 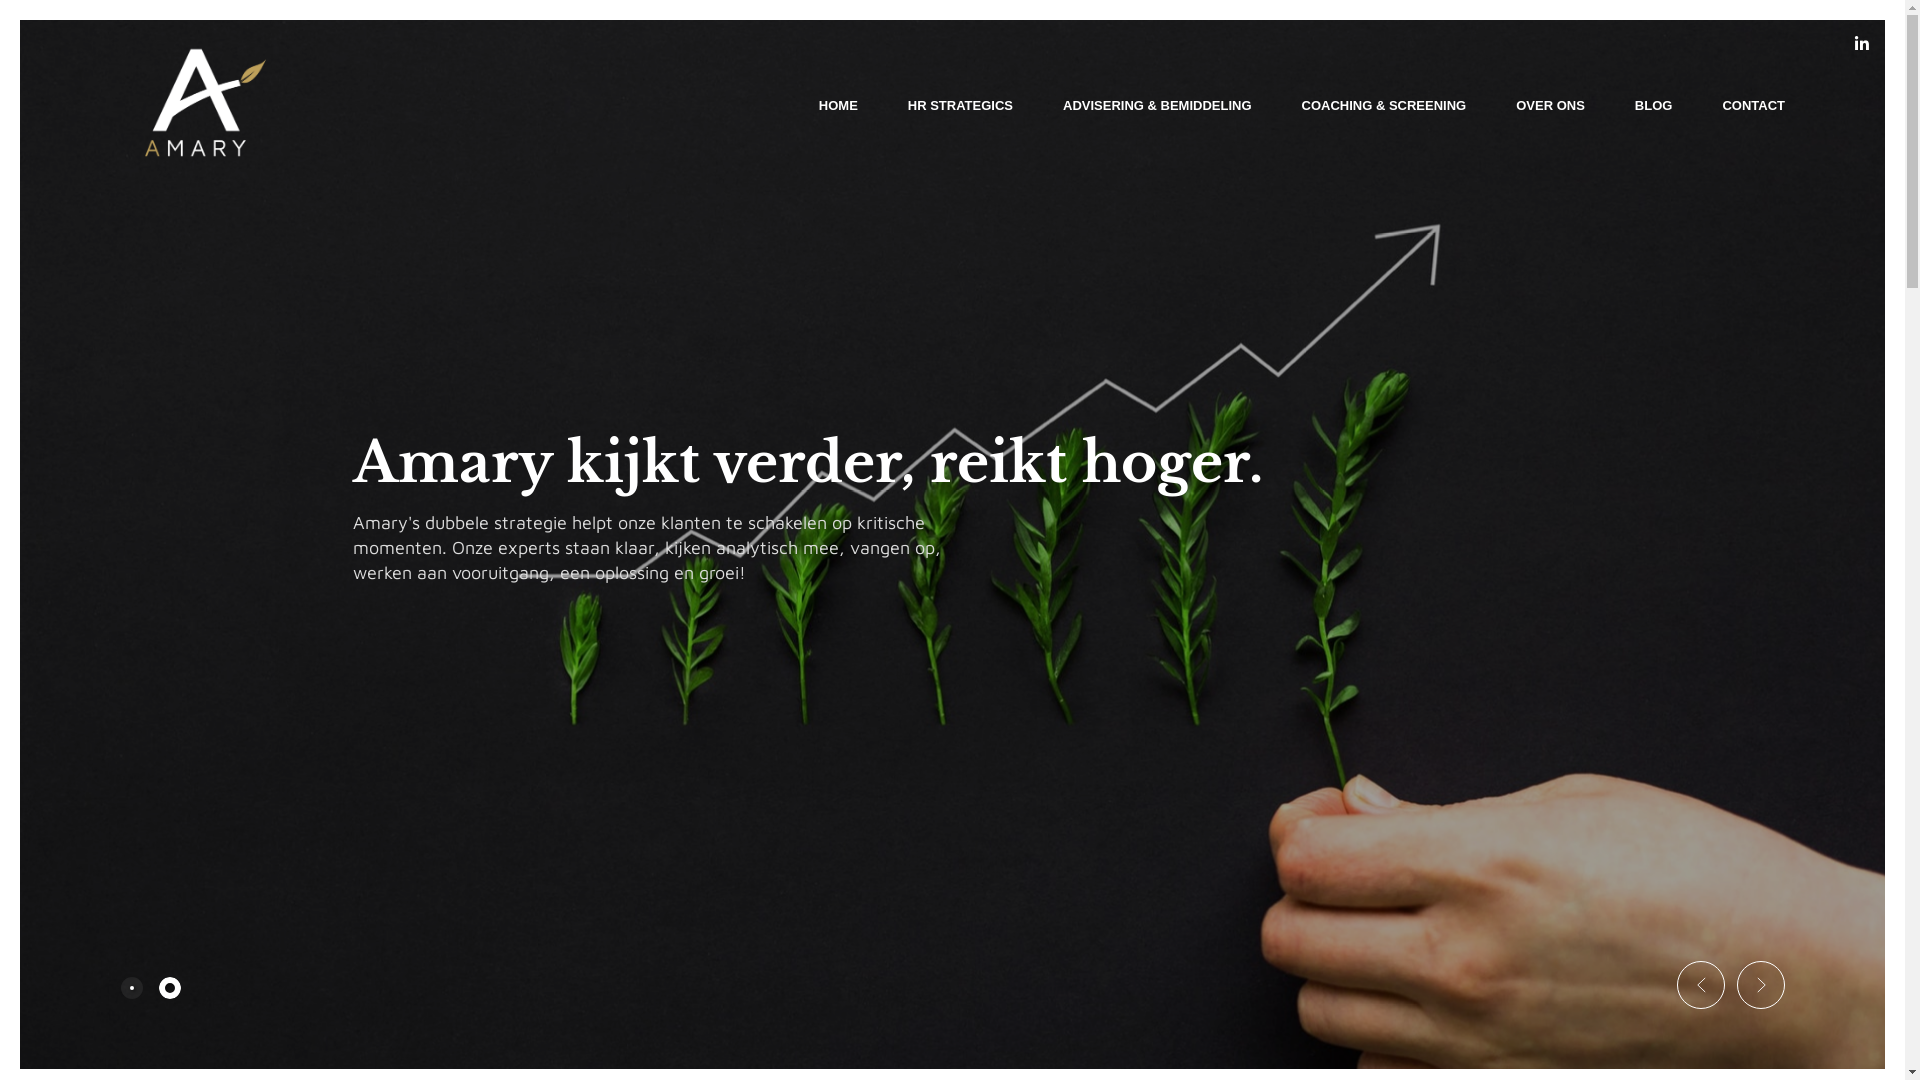 What do you see at coordinates (1752, 105) in the screenshot?
I see `'CONTACT'` at bounding box center [1752, 105].